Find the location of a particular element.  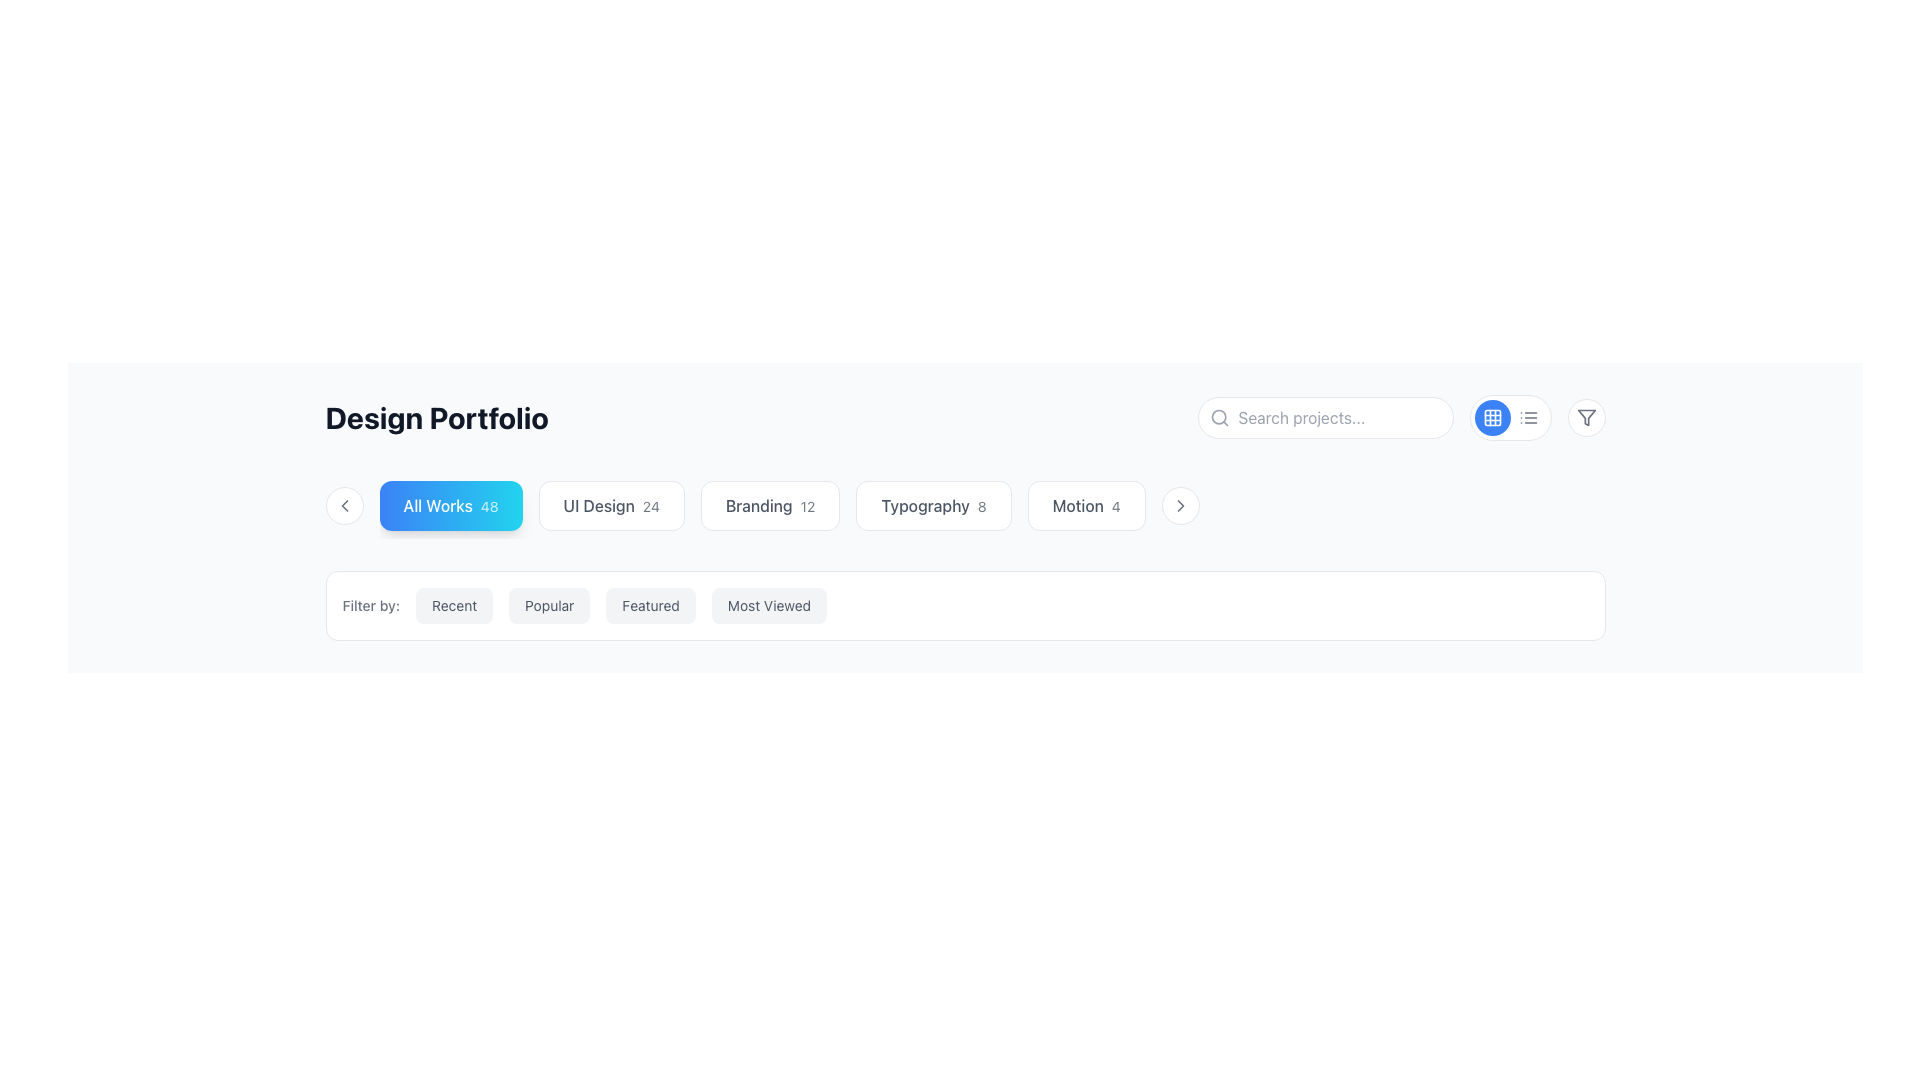

the filter button that enables users to sort displayed content by the most recent items, located slightly right of center in the interface, following the label 'Filter by:' is located at coordinates (453, 604).